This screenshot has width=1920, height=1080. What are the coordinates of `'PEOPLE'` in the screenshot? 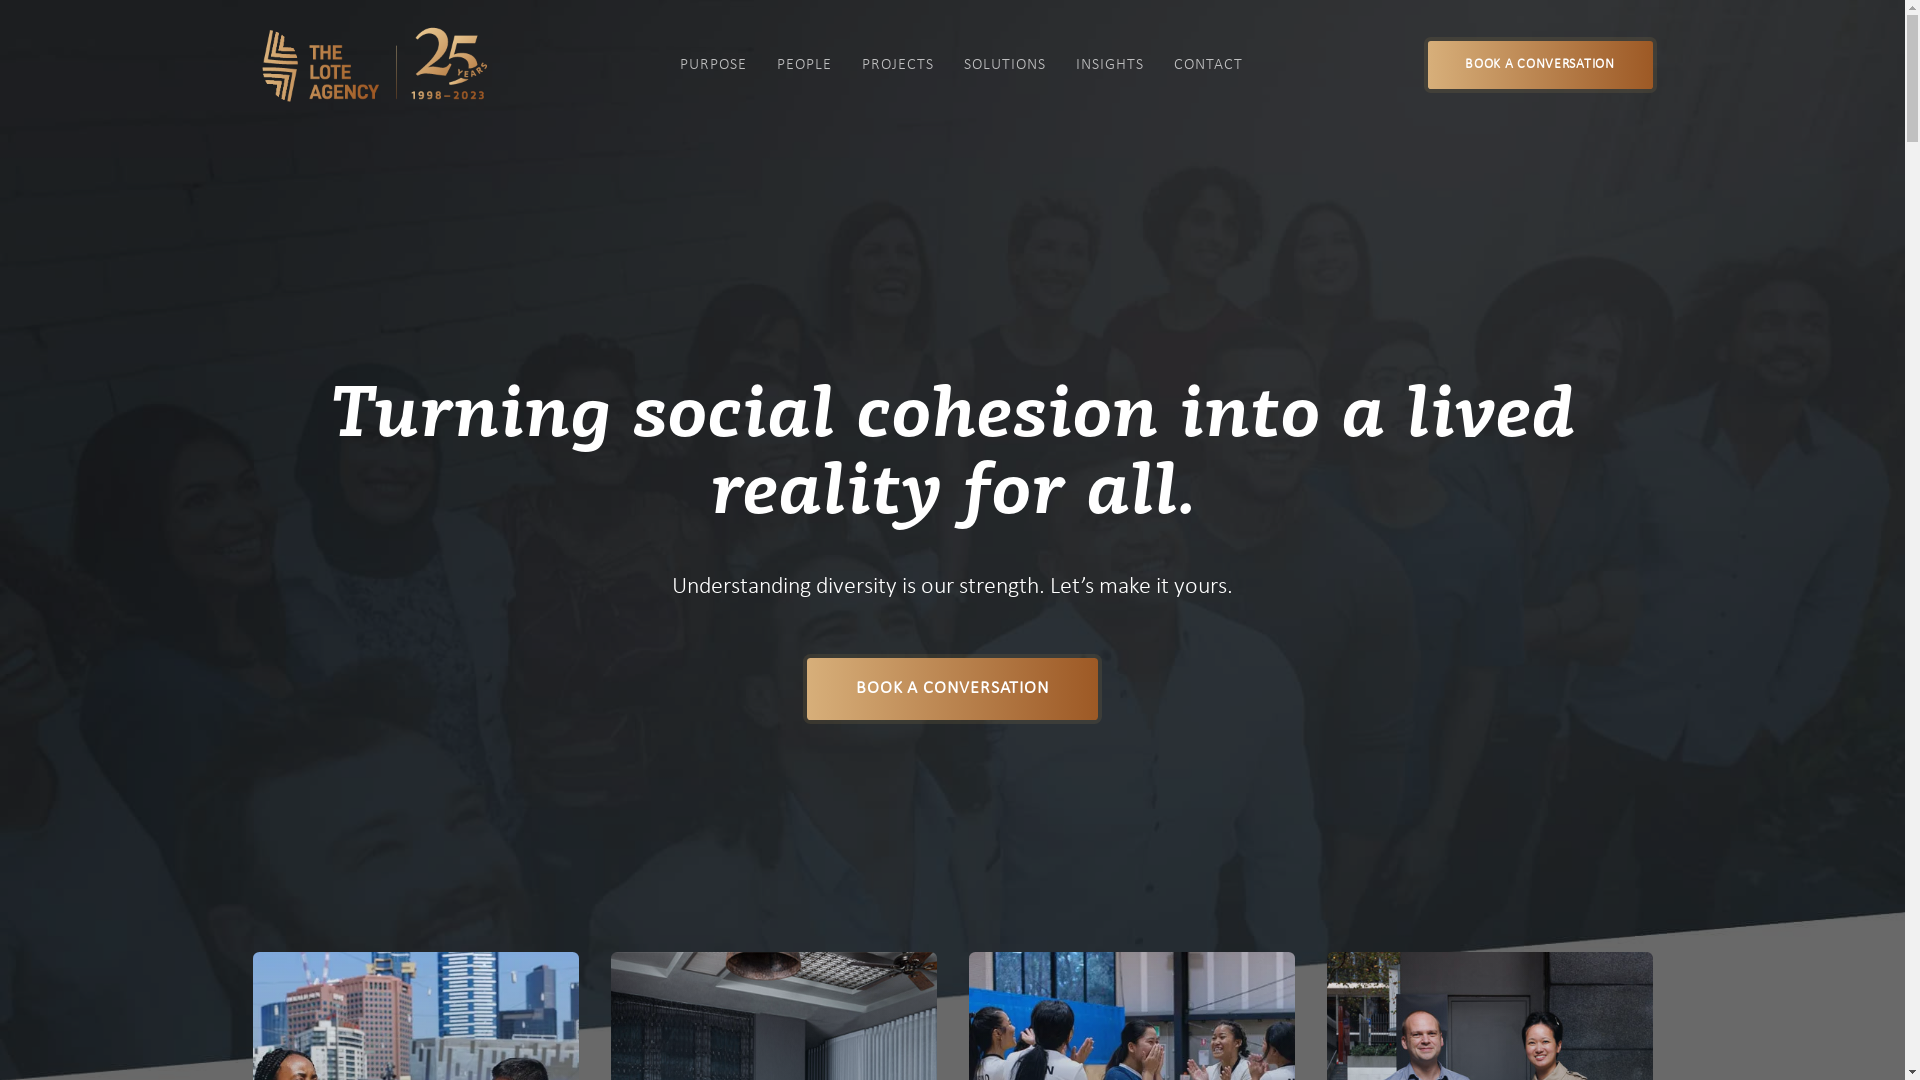 It's located at (804, 64).